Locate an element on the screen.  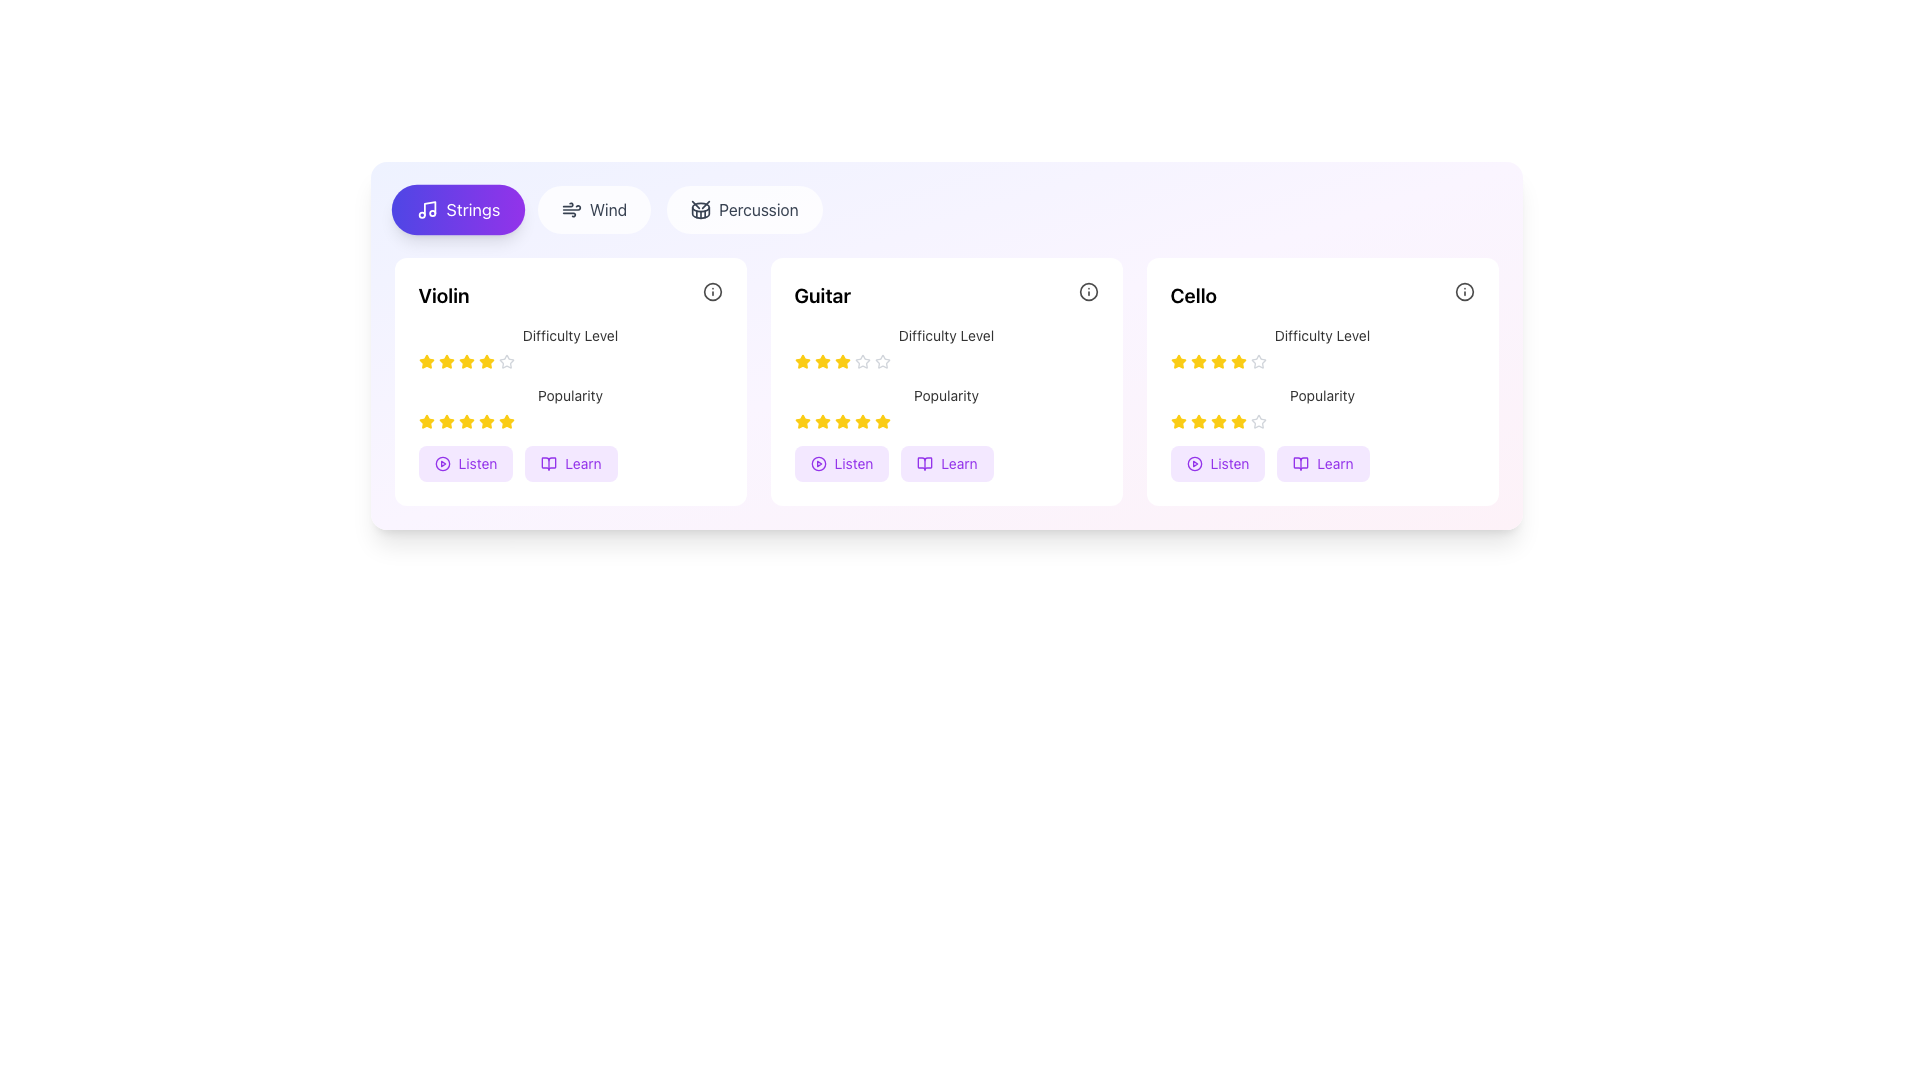
the informational icon located in the upper-right corner of the 'Guitar' card is located at coordinates (1087, 292).